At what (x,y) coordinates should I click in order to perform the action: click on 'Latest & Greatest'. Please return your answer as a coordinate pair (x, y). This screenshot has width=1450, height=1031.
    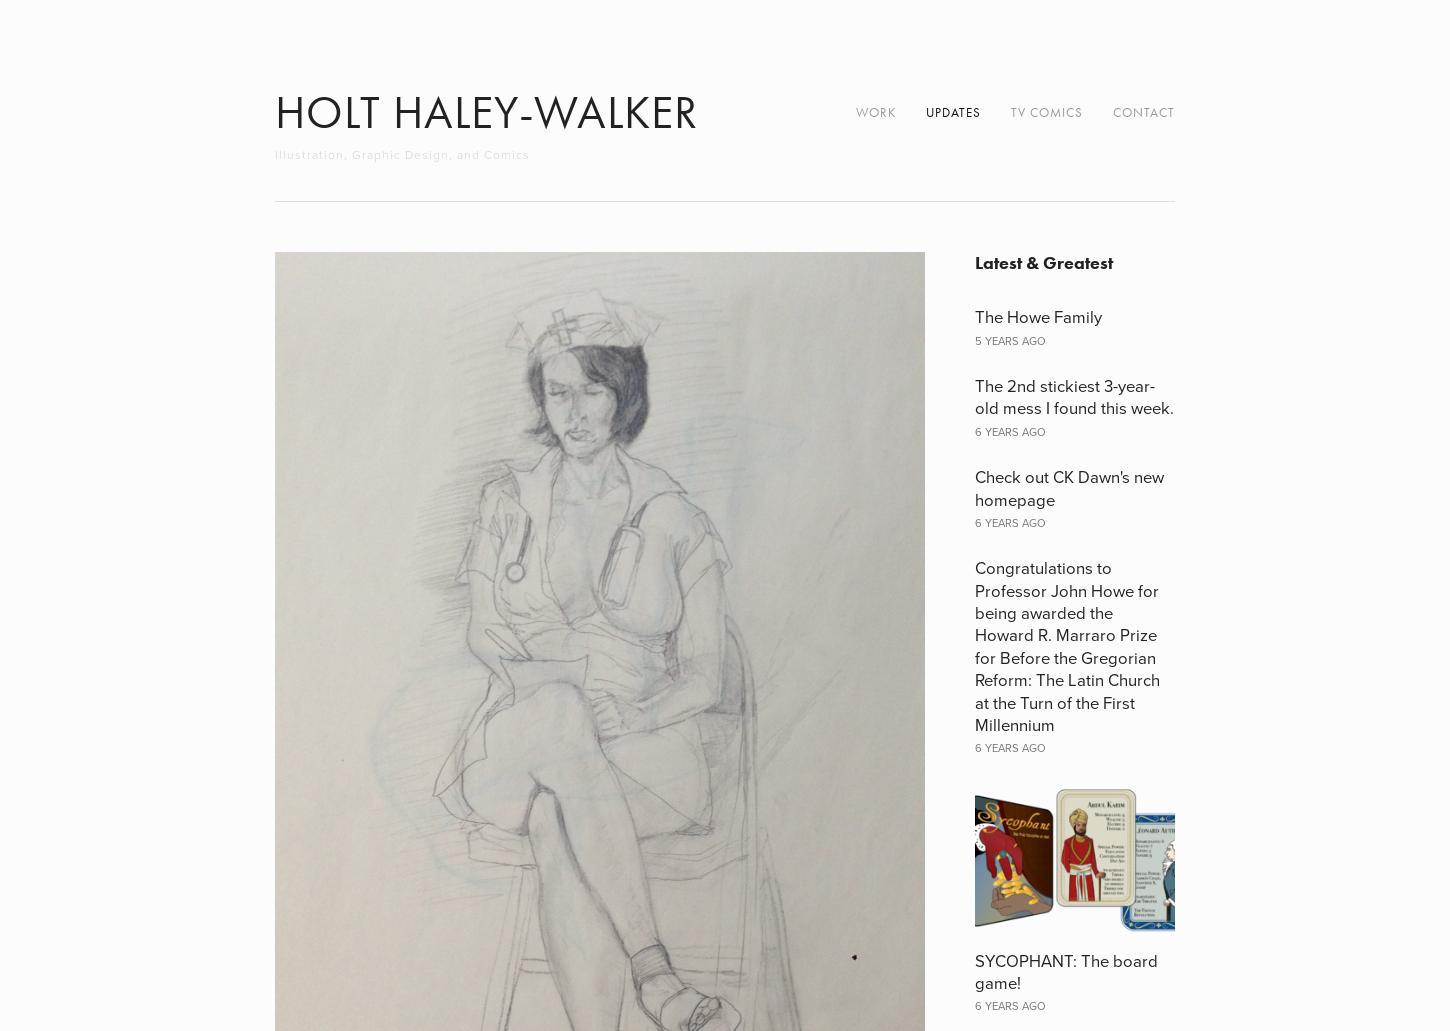
    Looking at the image, I should click on (1044, 261).